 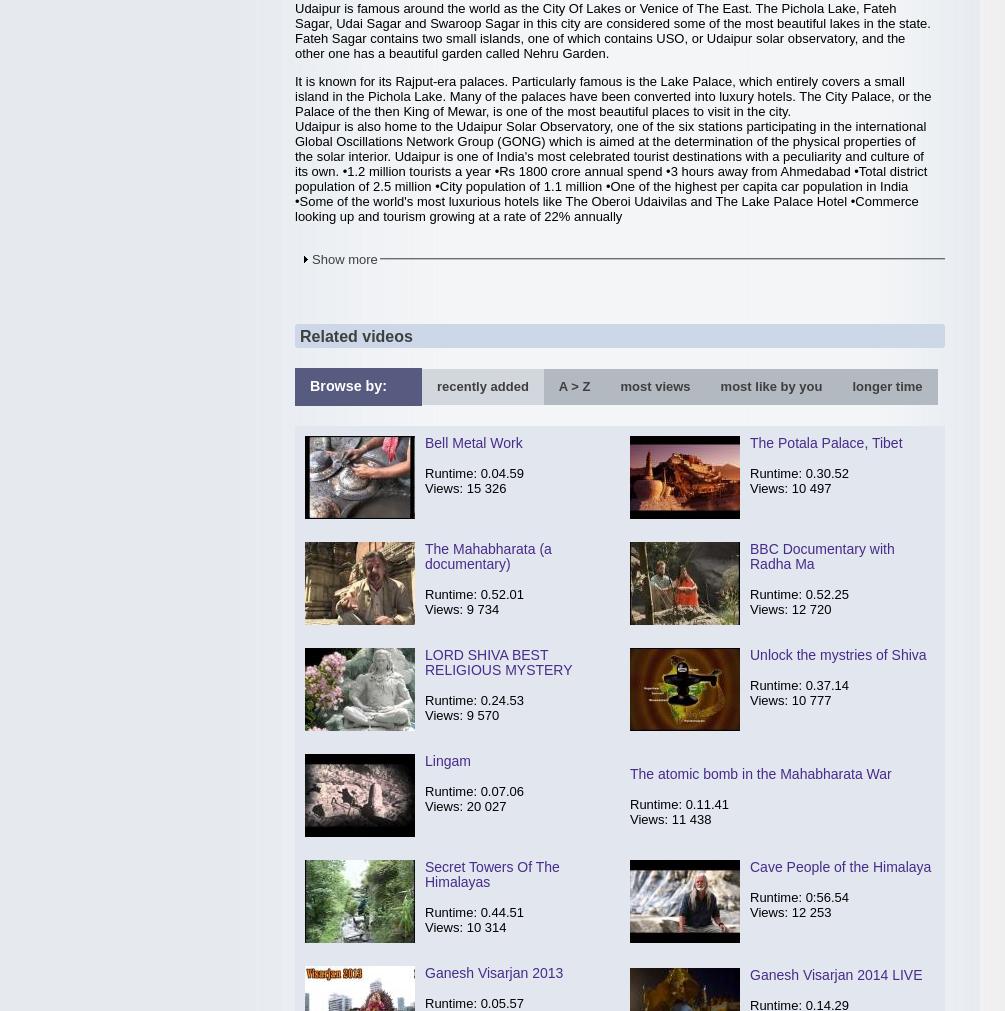 What do you see at coordinates (425, 442) in the screenshot?
I see `'Bell Metal Work'` at bounding box center [425, 442].